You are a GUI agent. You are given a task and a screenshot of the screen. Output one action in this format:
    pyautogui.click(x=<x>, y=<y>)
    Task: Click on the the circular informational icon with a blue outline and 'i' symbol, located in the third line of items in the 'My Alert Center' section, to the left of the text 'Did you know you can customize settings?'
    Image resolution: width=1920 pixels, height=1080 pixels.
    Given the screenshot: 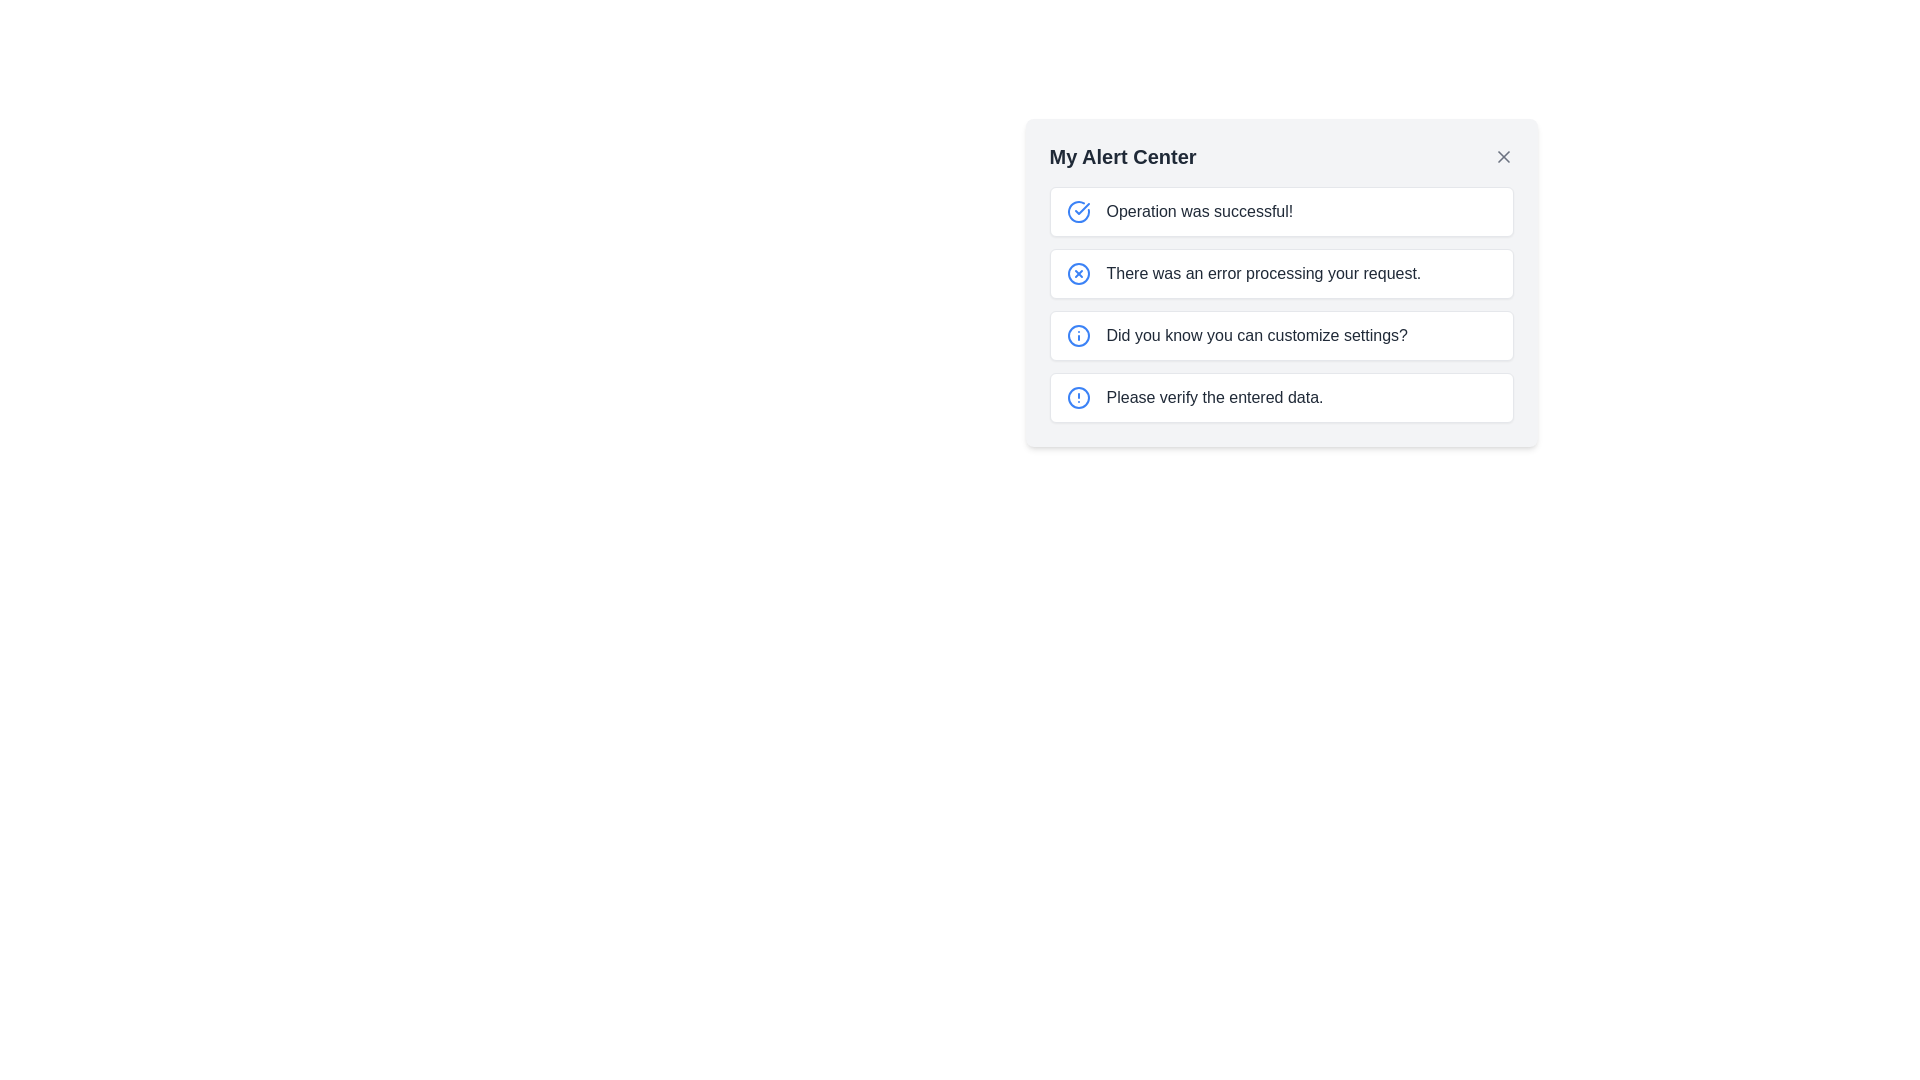 What is the action you would take?
    pyautogui.click(x=1077, y=334)
    